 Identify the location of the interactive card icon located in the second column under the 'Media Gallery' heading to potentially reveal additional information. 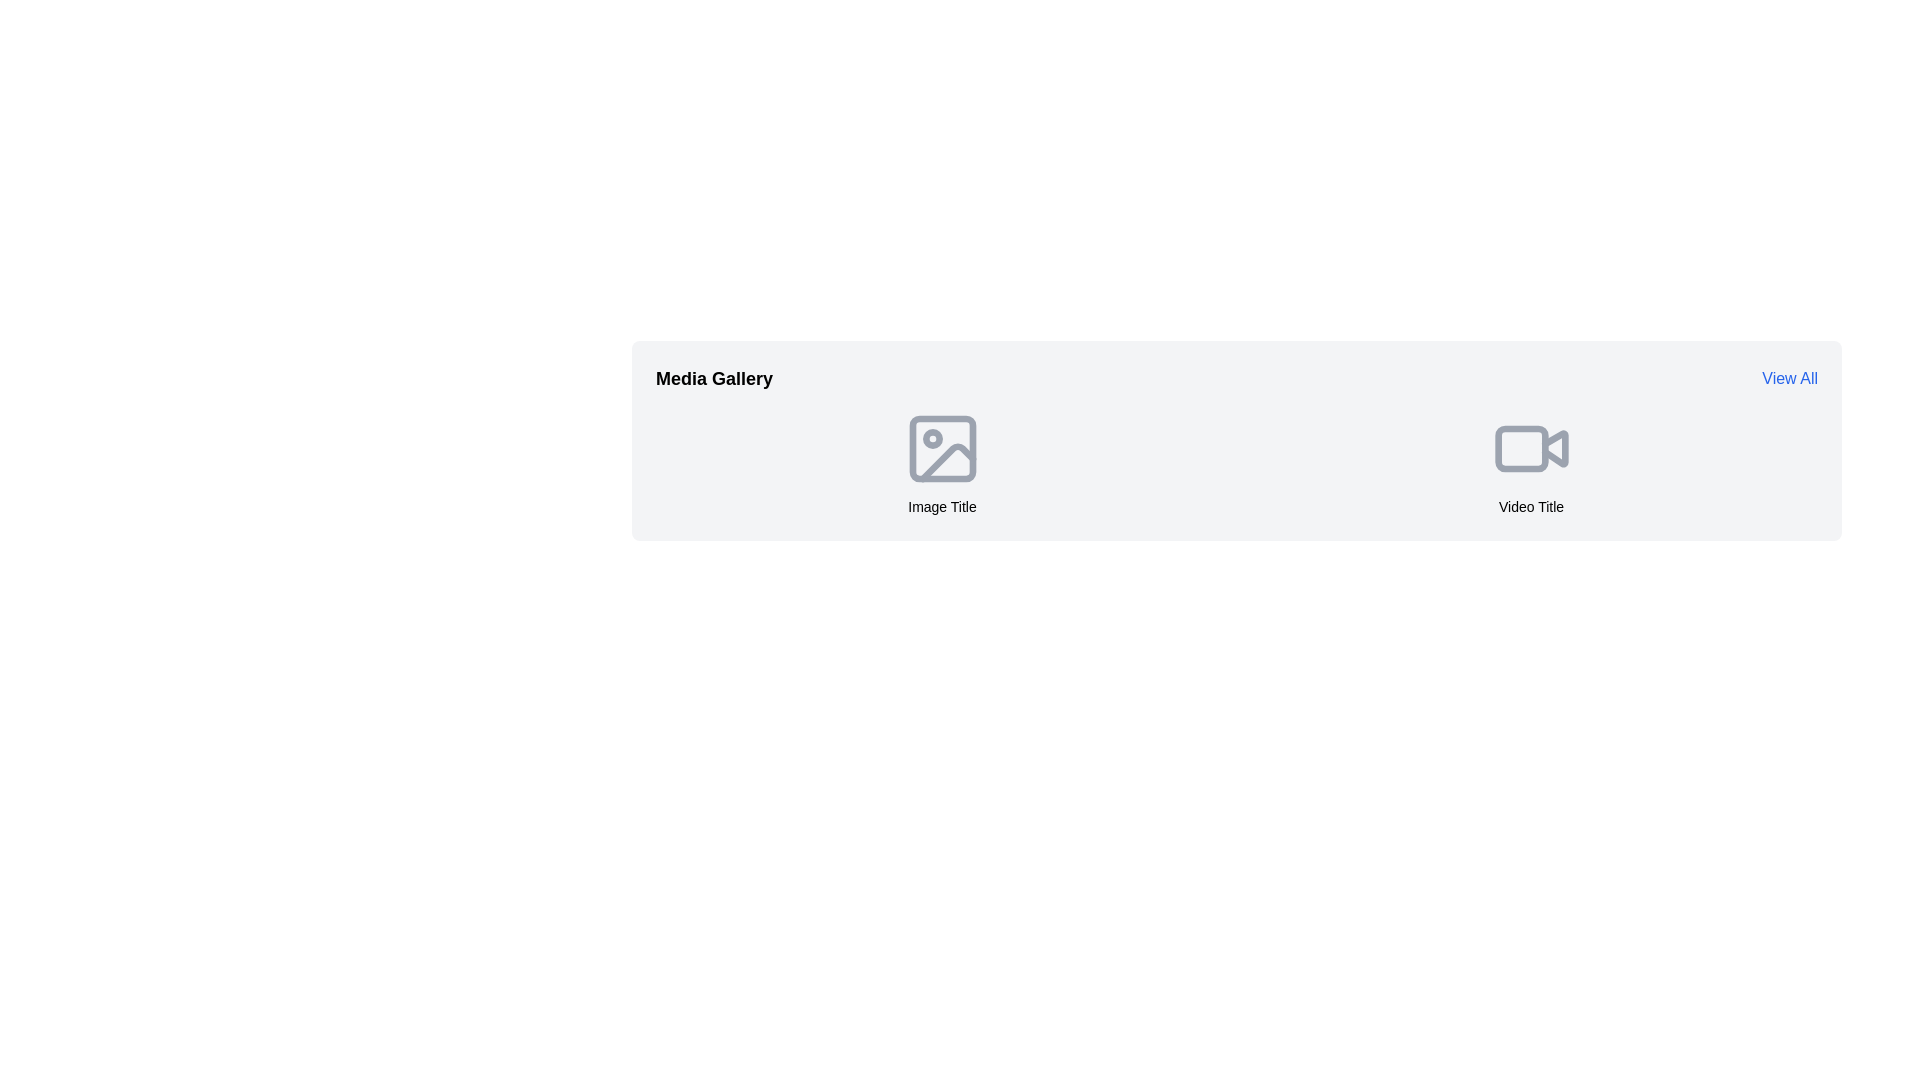
(1530, 462).